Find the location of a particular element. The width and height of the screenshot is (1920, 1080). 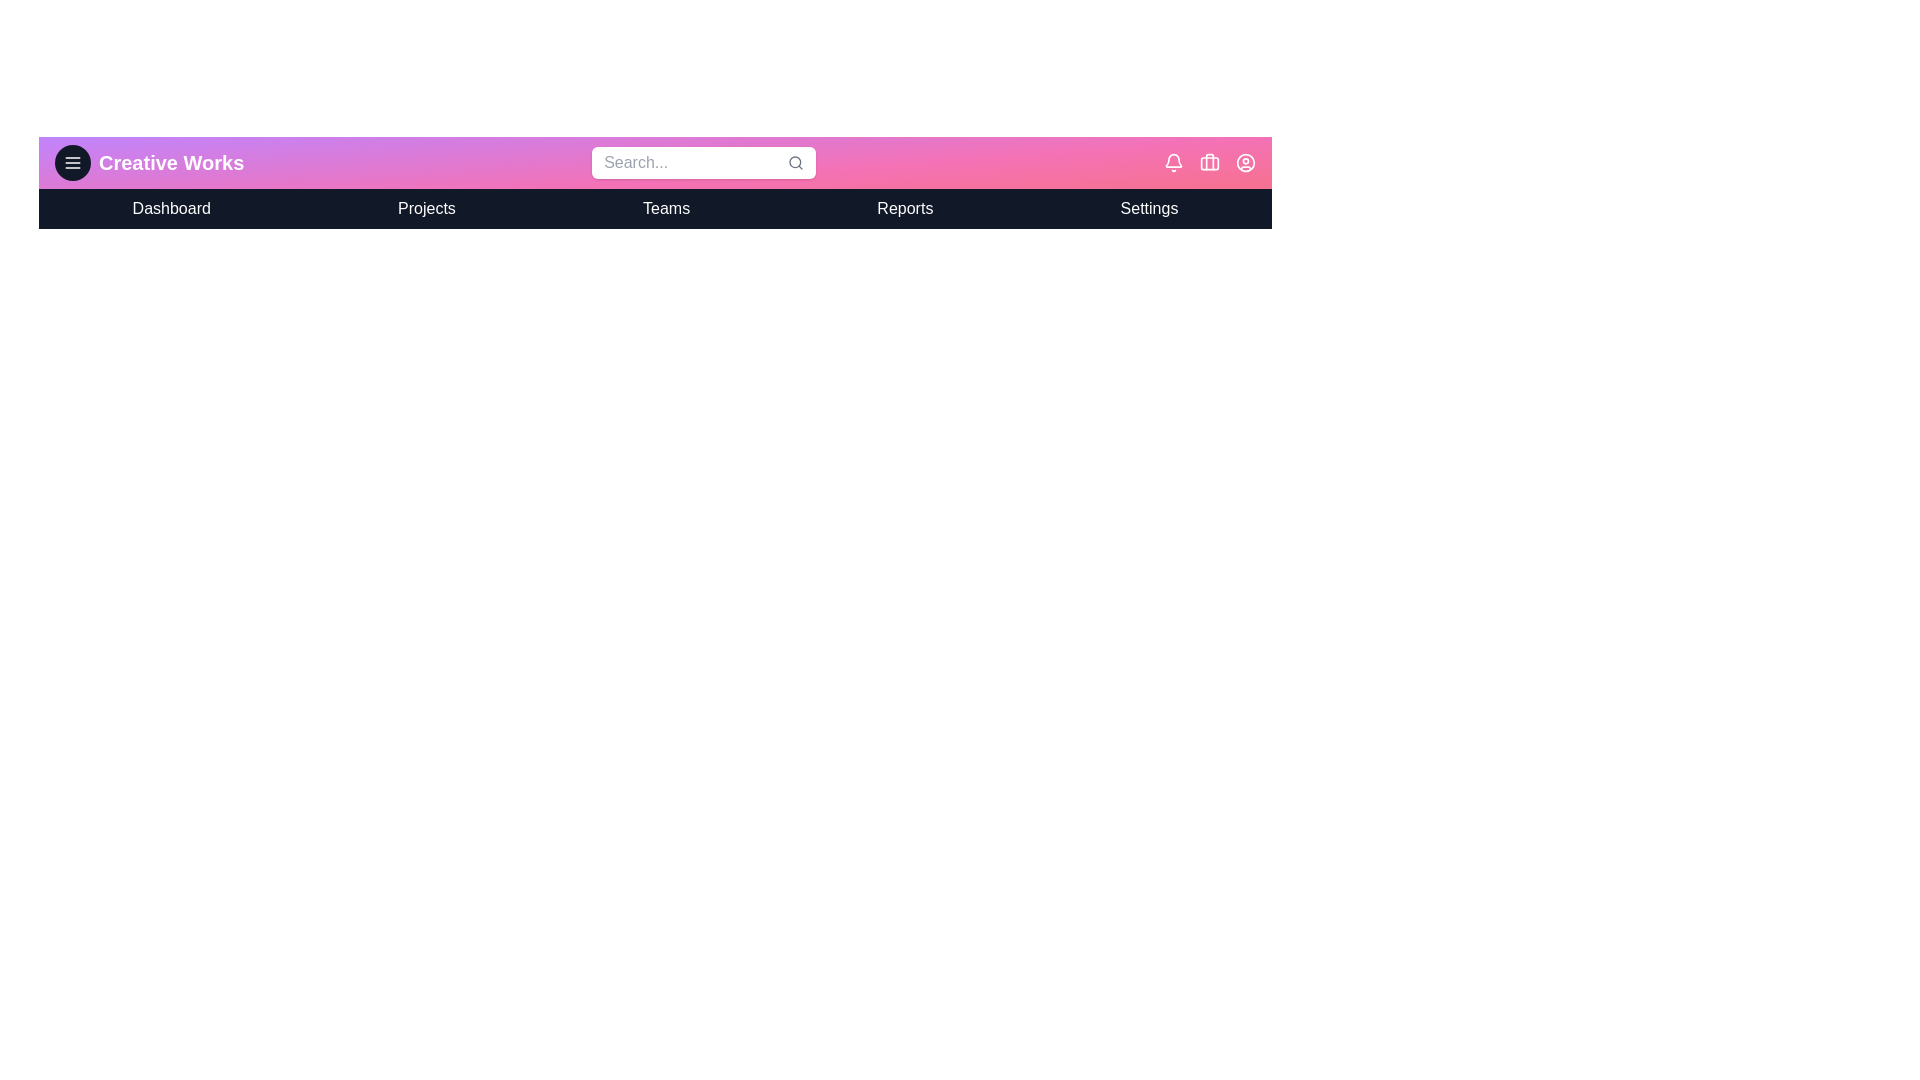

the navigation menu item Projects to navigate to the respective section is located at coordinates (426, 208).